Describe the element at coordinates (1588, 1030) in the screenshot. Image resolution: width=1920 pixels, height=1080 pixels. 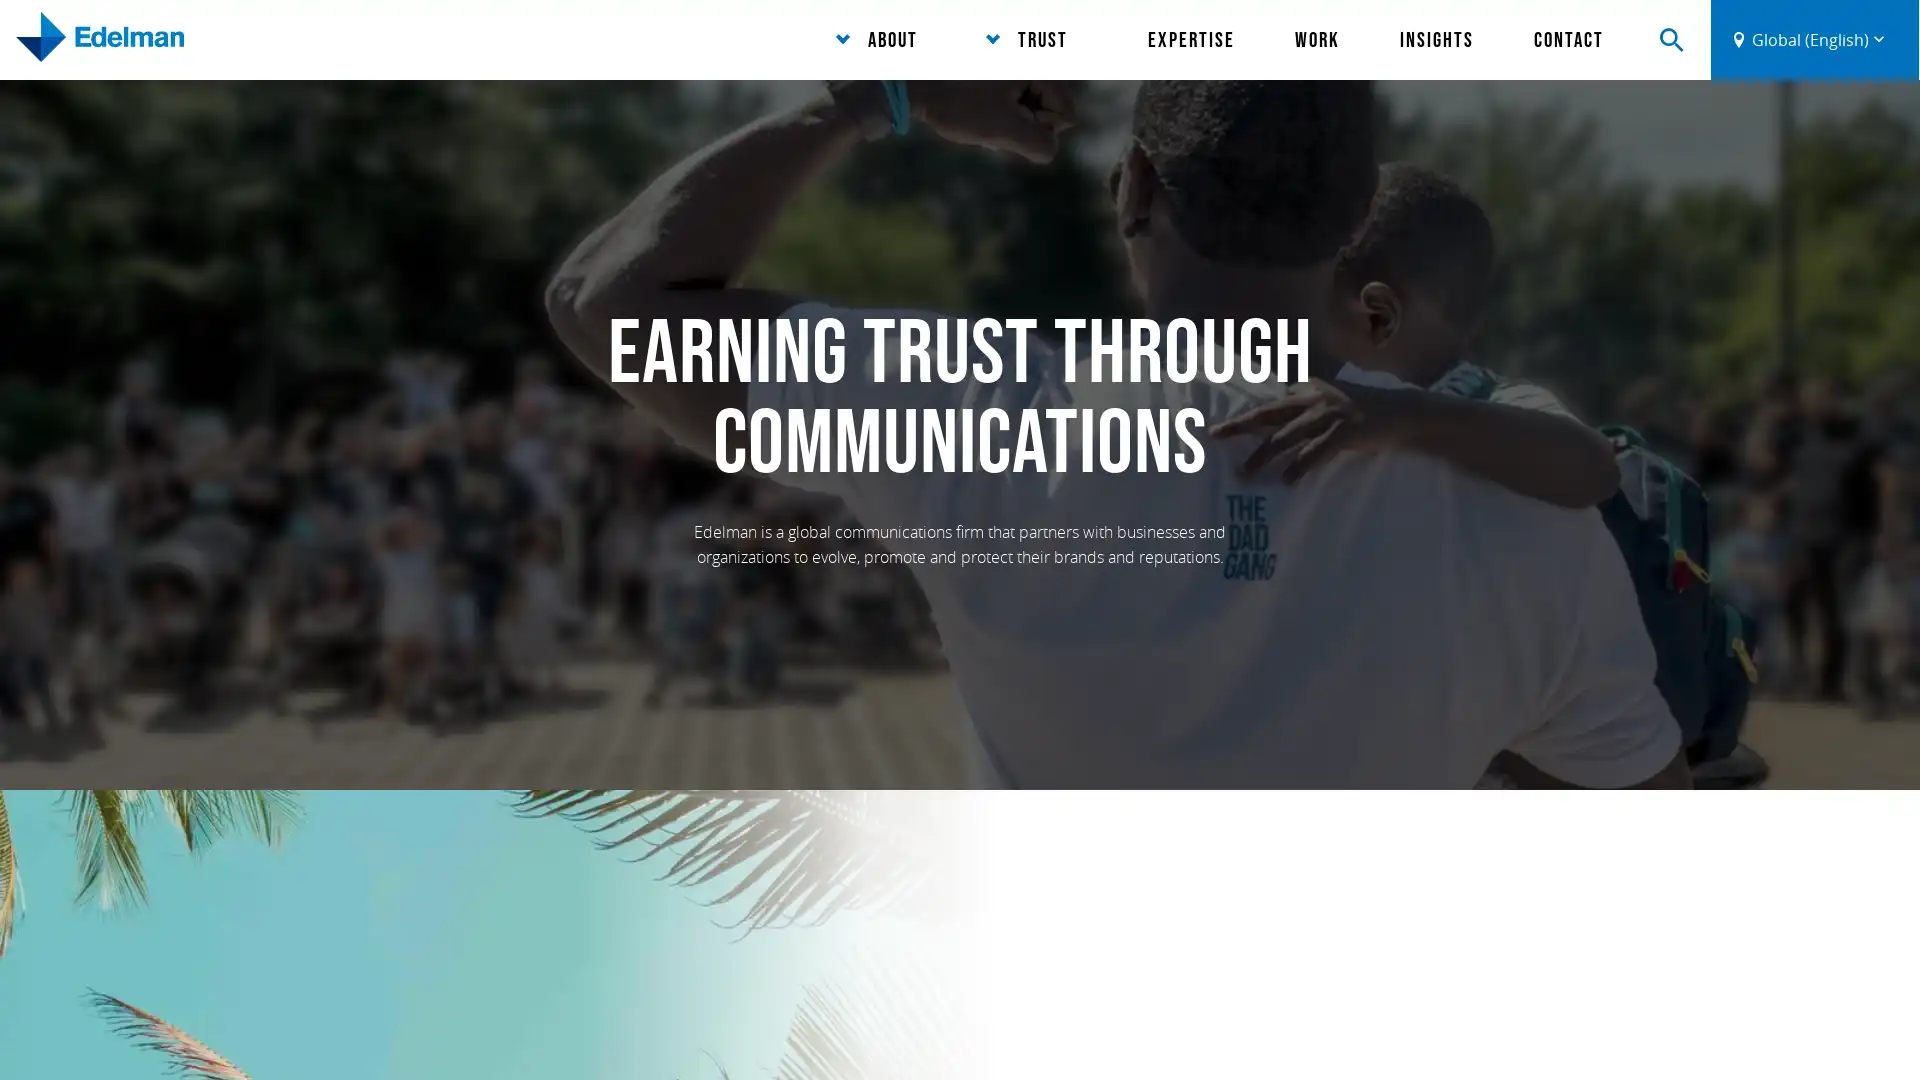
I see `ALLOW ALL COOKIES` at that location.